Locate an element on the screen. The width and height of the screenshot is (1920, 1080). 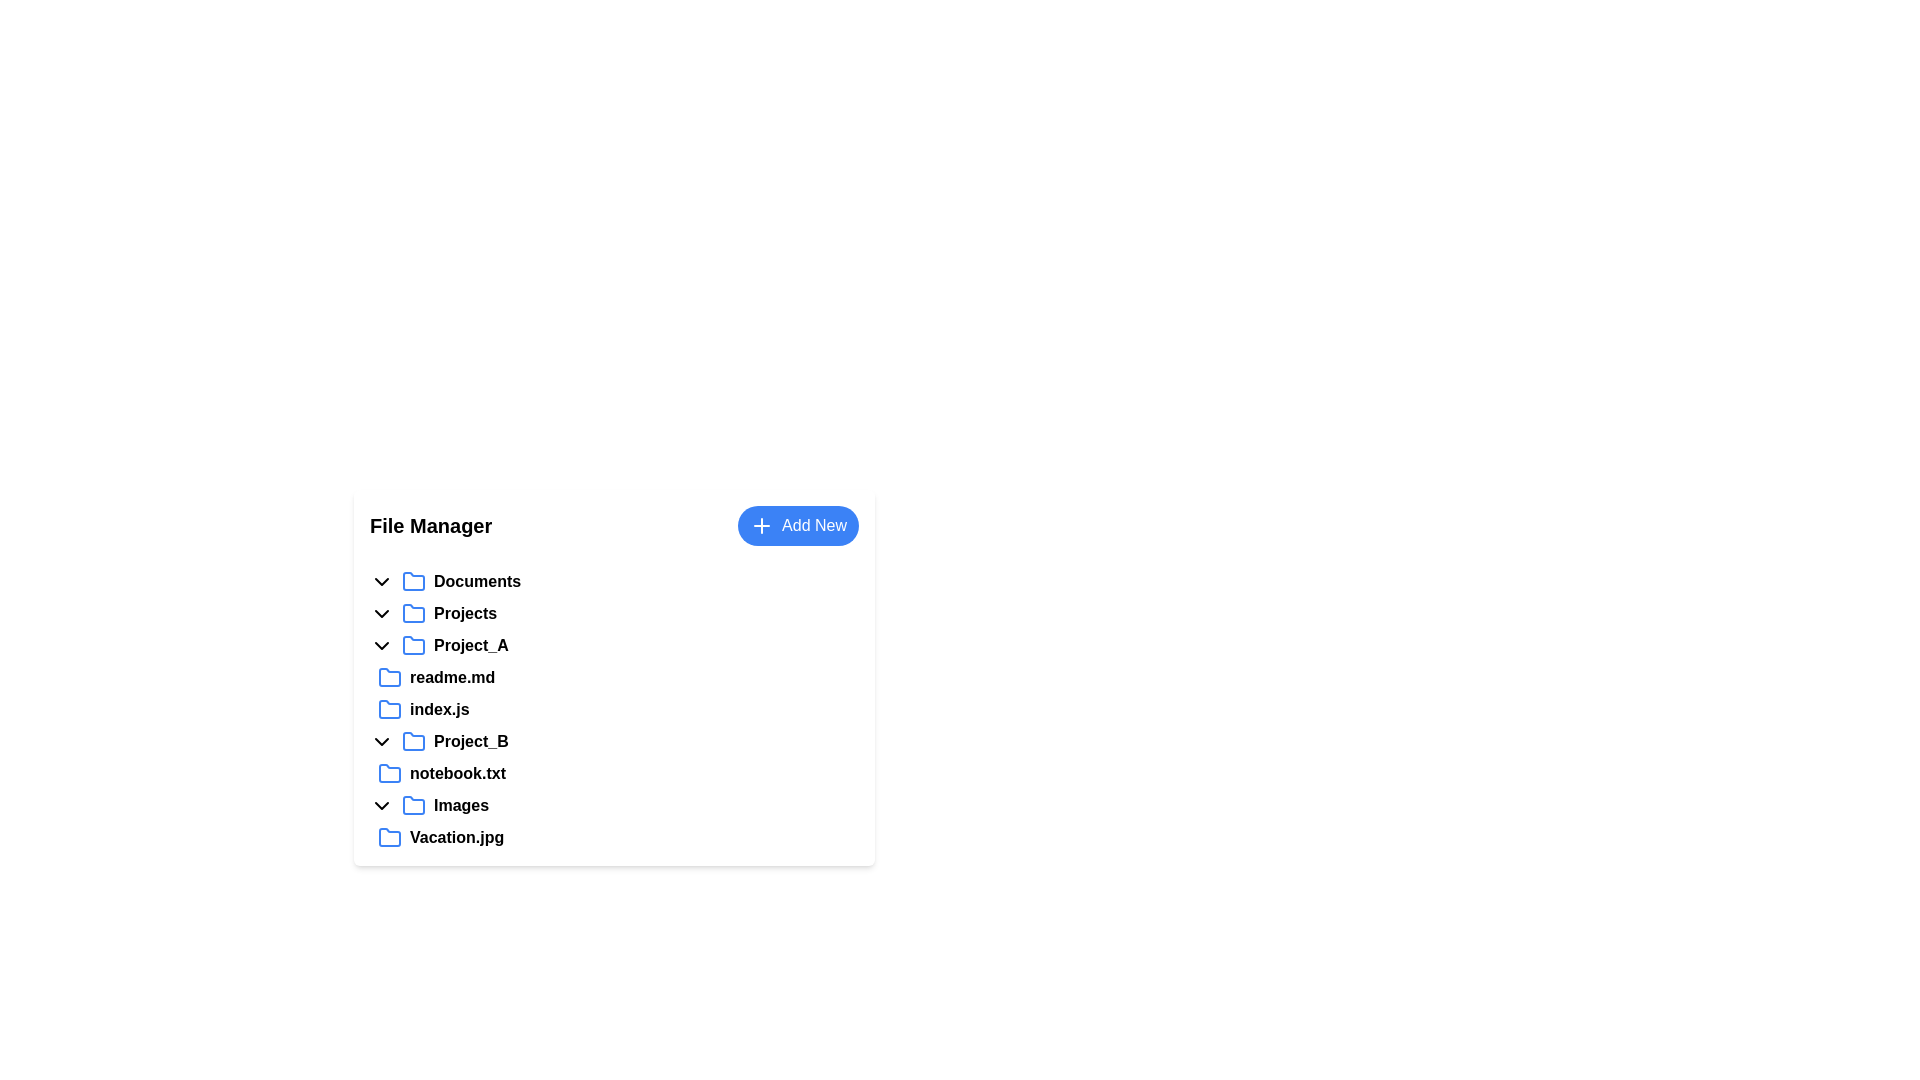
the 'Projects' folder entry, which is the first expandable folder is located at coordinates (613, 612).